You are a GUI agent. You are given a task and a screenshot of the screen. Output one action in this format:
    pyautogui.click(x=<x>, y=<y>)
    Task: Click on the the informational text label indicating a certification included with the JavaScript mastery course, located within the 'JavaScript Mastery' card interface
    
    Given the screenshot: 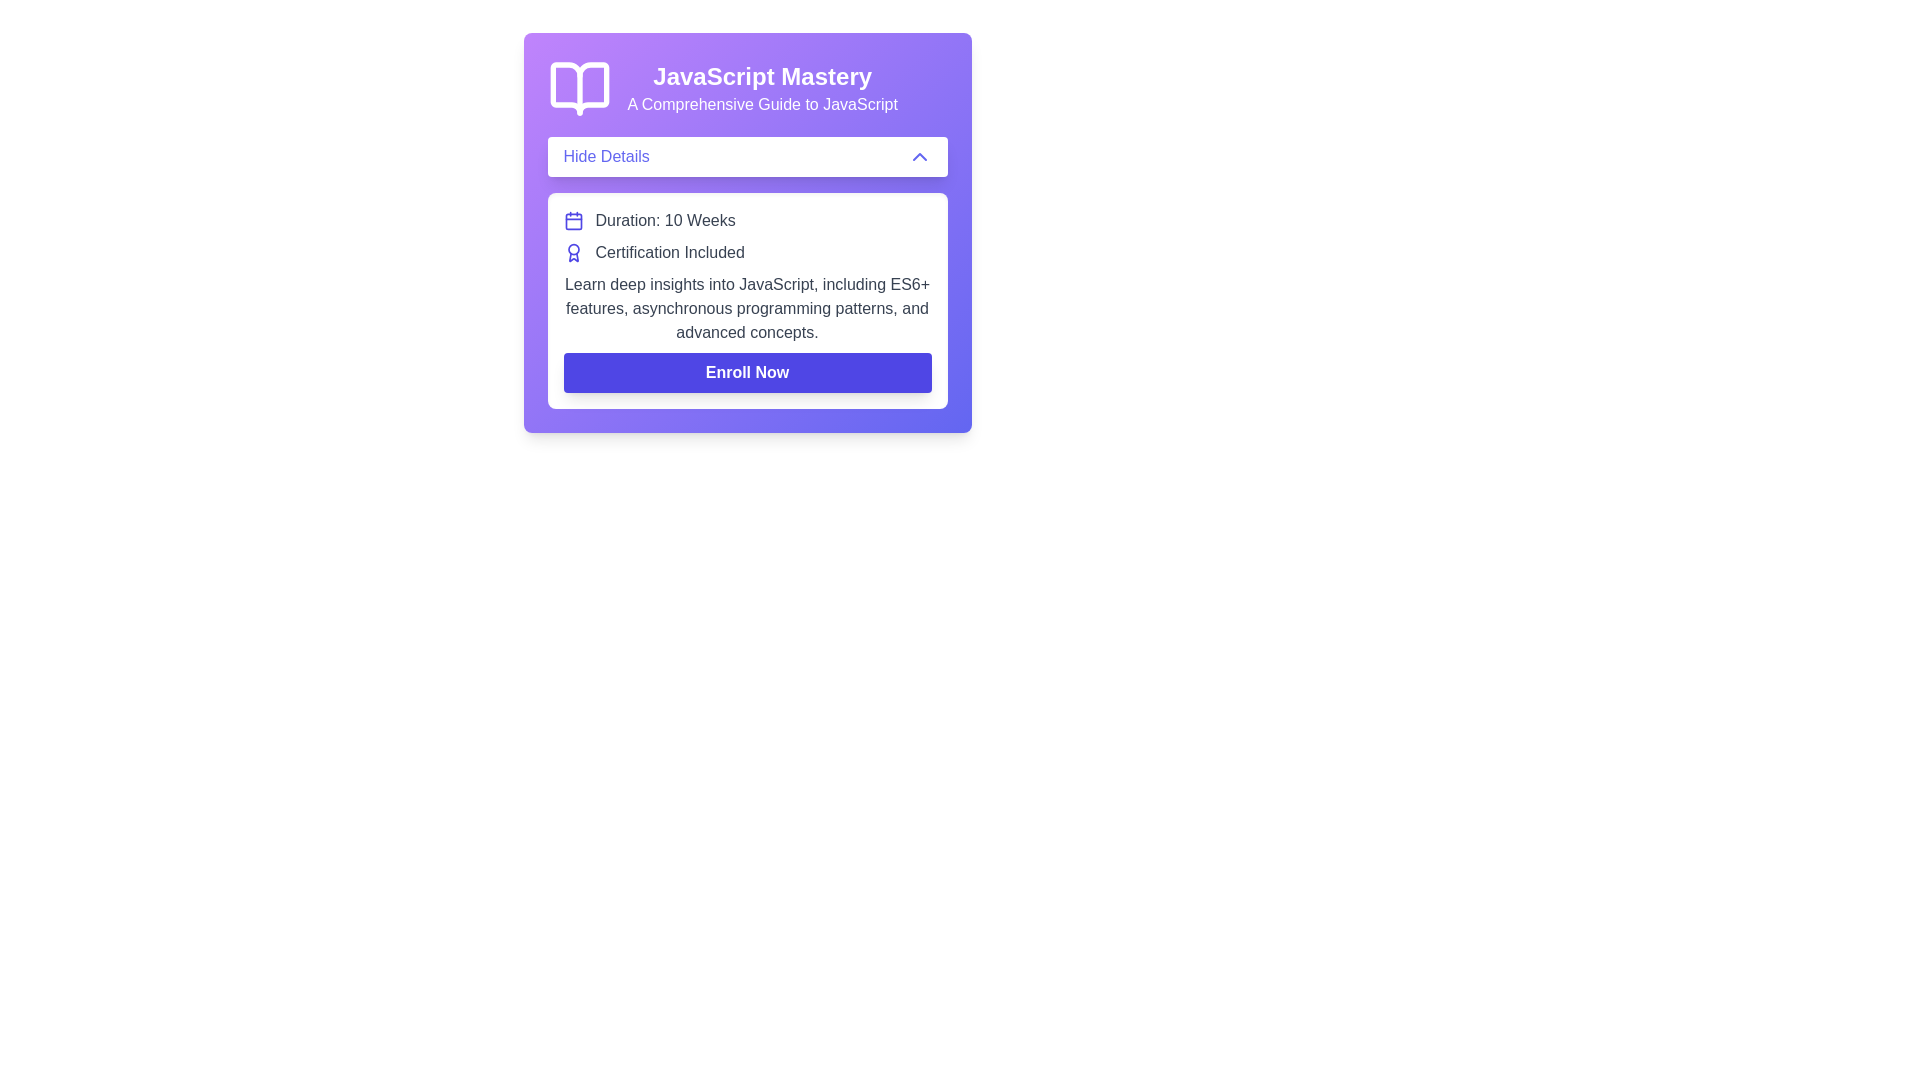 What is the action you would take?
    pyautogui.click(x=670, y=252)
    